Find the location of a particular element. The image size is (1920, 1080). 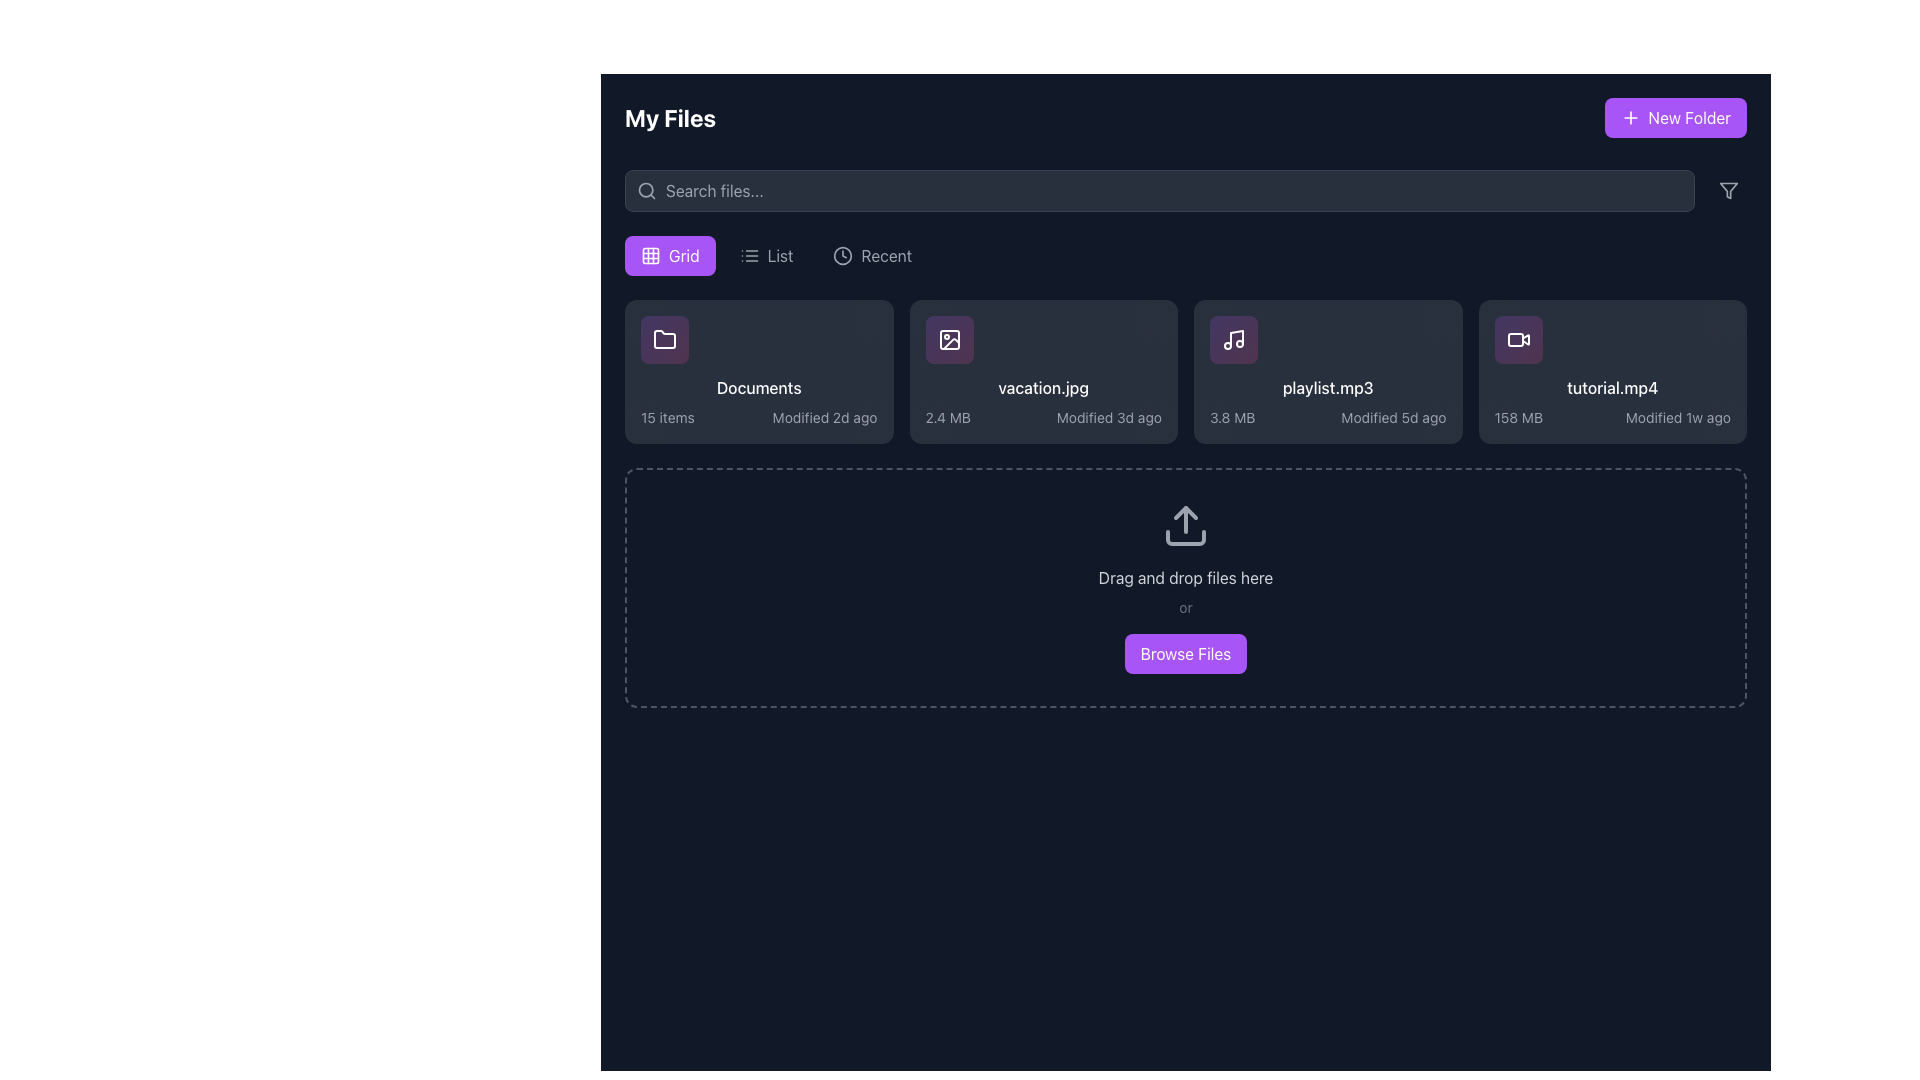

the SVG icon of a video camera with a recording symbol, which is the fourth item in the grid layout located in the top-right of the file grid is located at coordinates (1518, 338).